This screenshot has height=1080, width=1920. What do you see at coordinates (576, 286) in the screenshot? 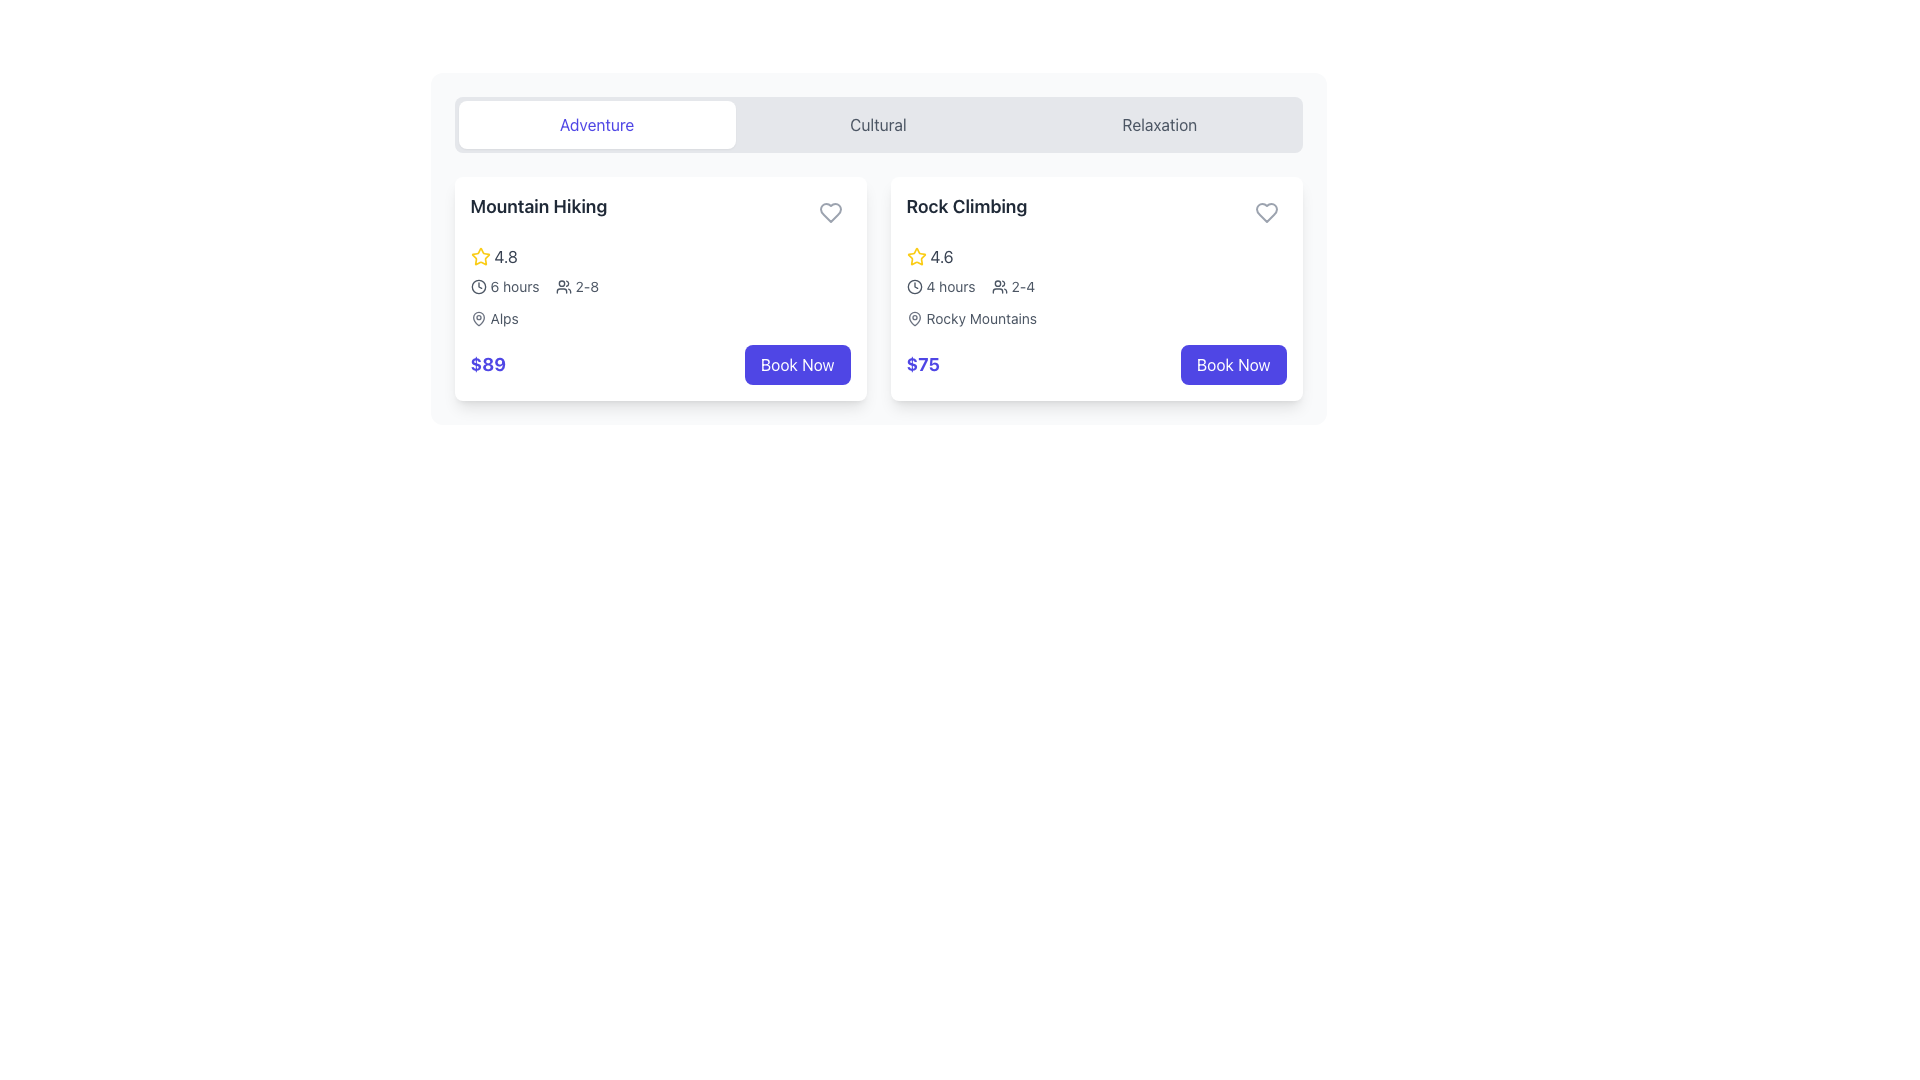
I see `text from the Text Label that indicates the range of participants (2-8) suitable for the activity described in the card, which is located directly to the right of the '6 hours' text in the first card under 'Adventure' activities` at bounding box center [576, 286].